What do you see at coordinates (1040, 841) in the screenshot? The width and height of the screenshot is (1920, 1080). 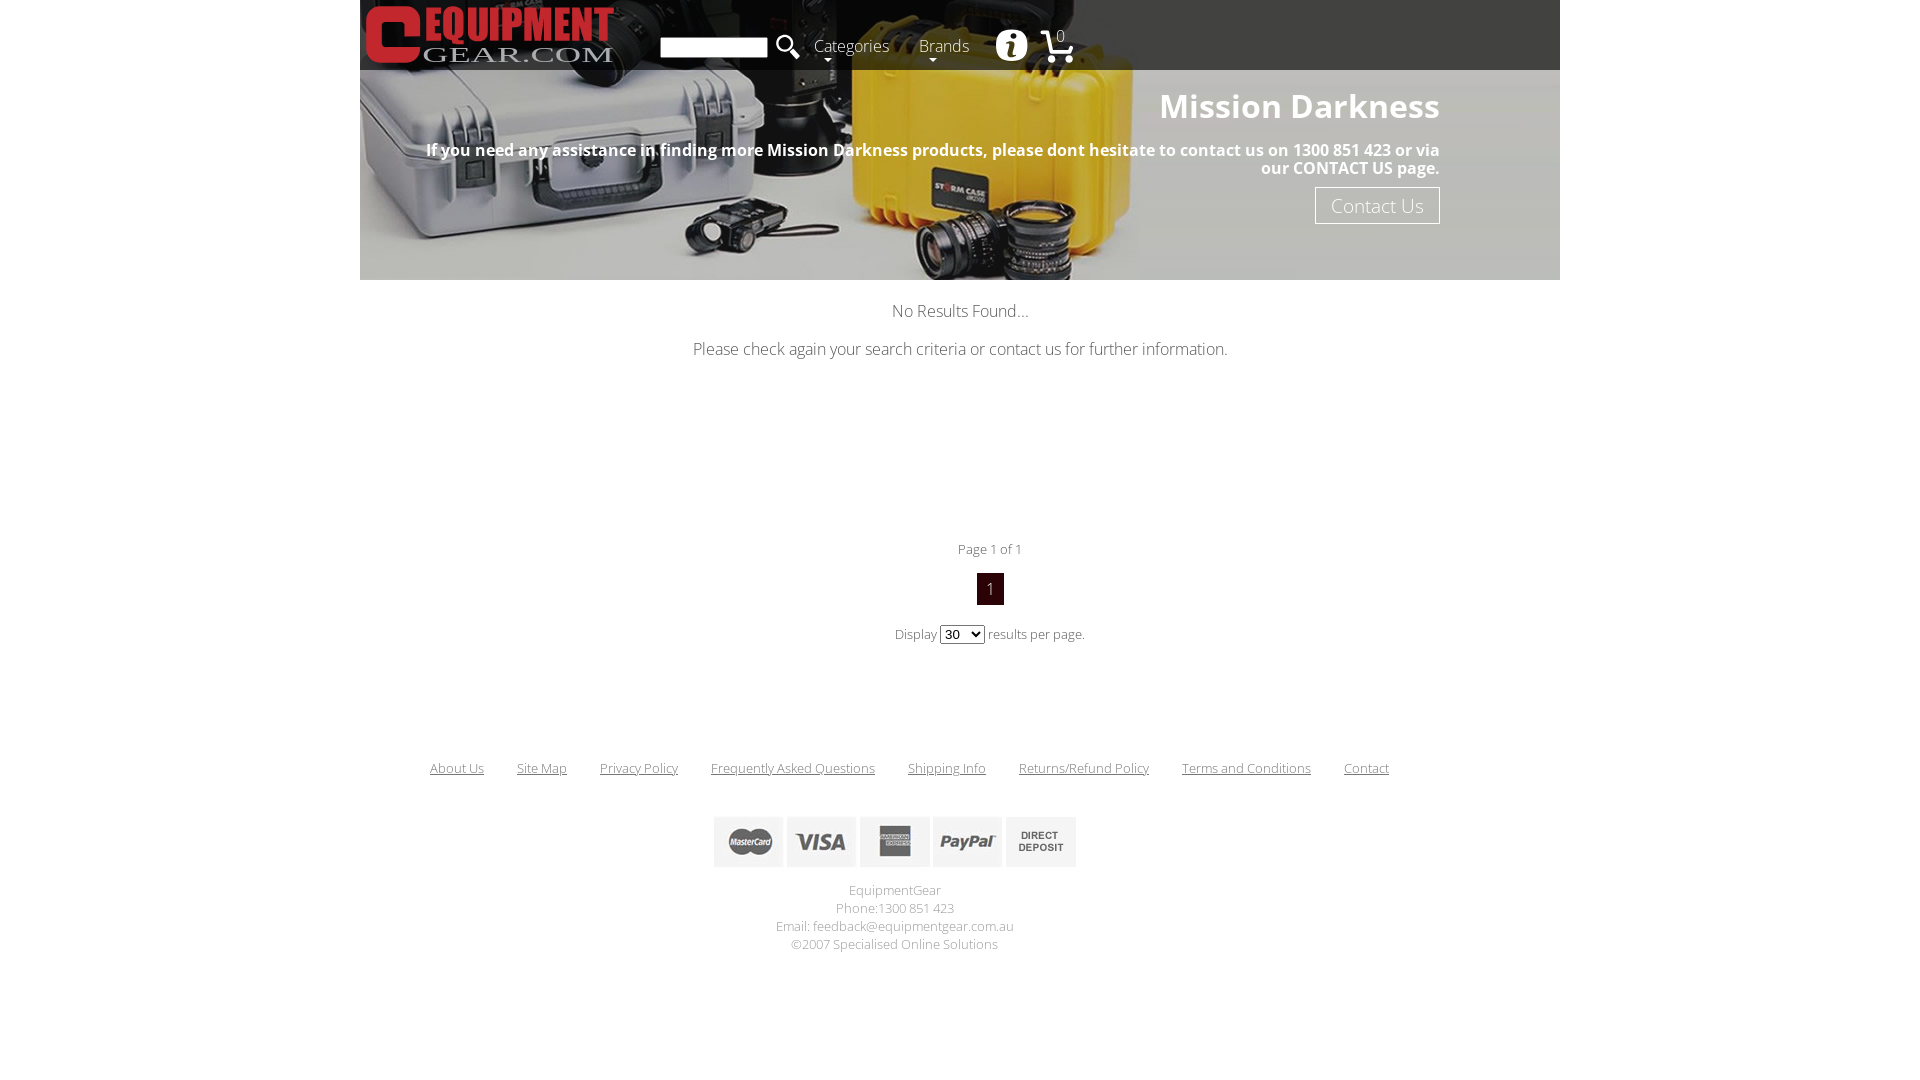 I see `'Bank Deposits Accepted'` at bounding box center [1040, 841].